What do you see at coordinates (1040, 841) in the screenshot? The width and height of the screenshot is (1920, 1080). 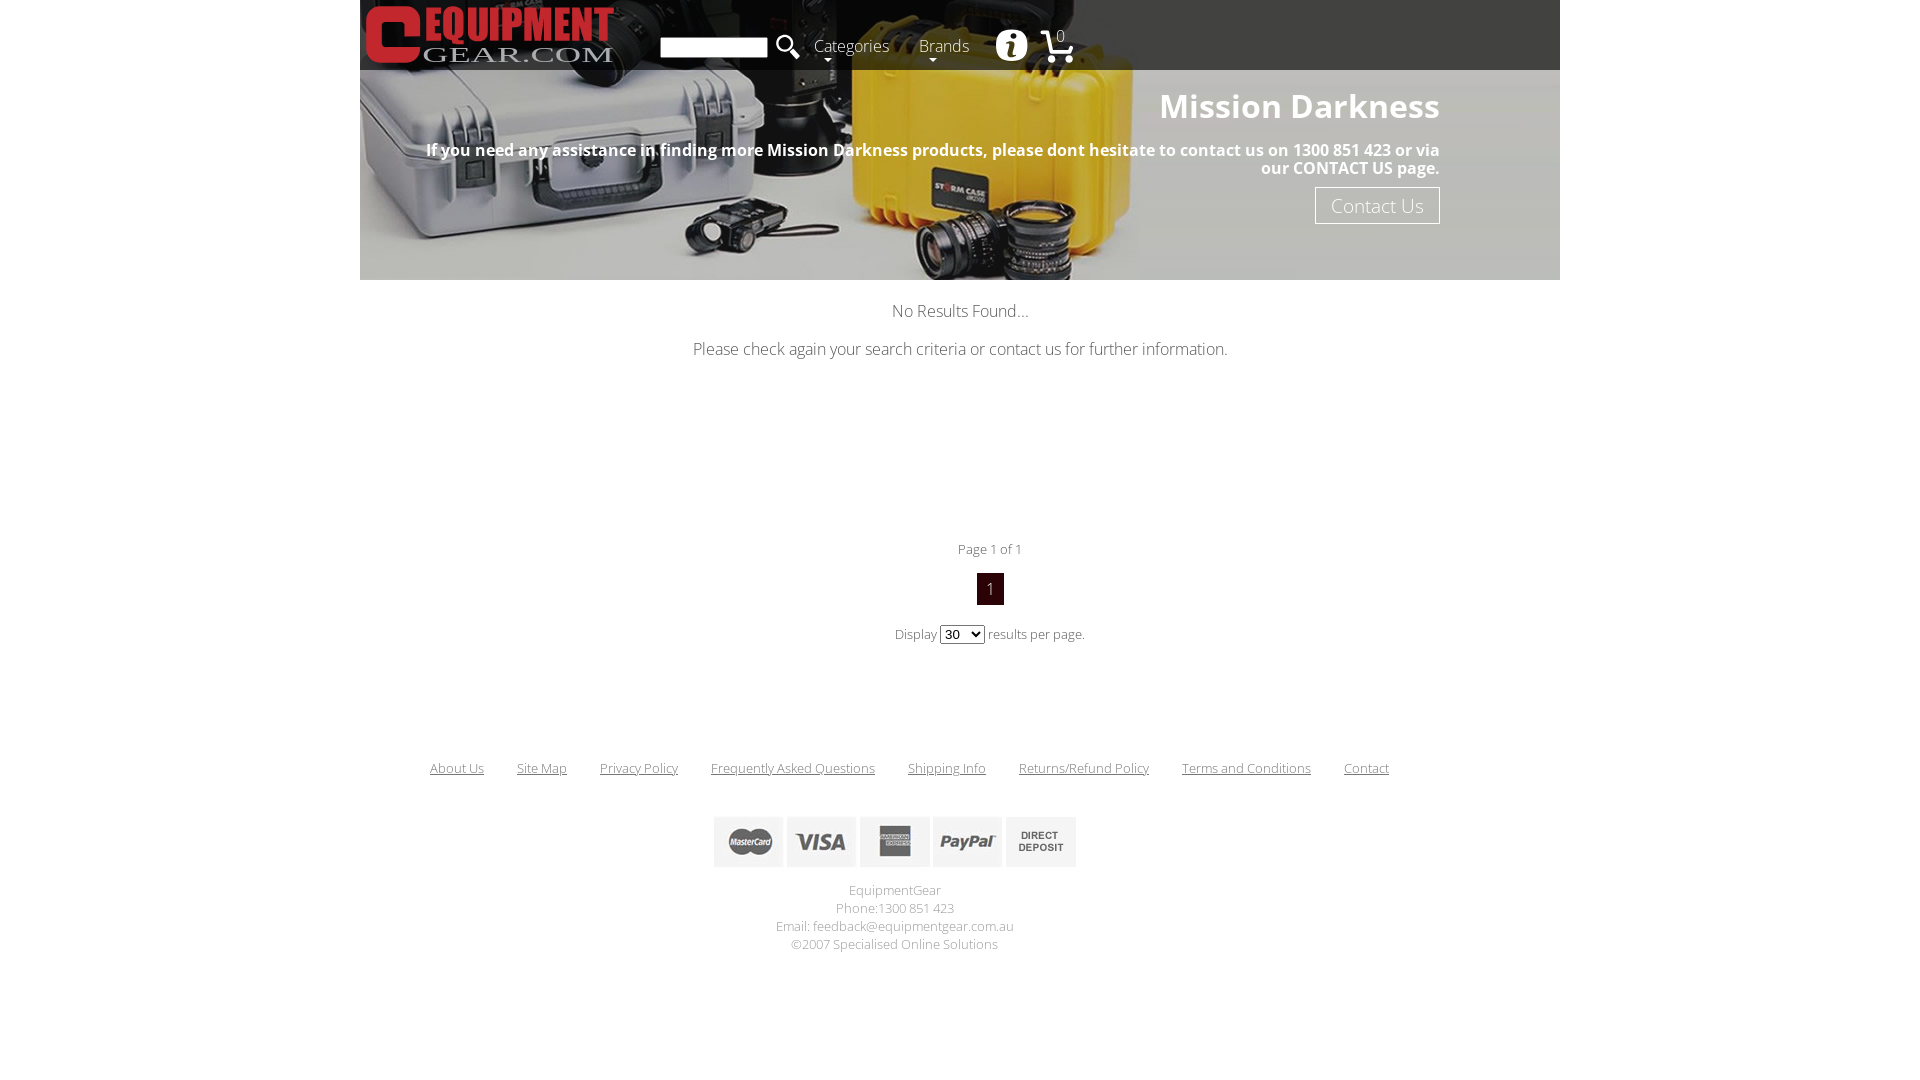 I see `'Bank Deposits Accepted'` at bounding box center [1040, 841].